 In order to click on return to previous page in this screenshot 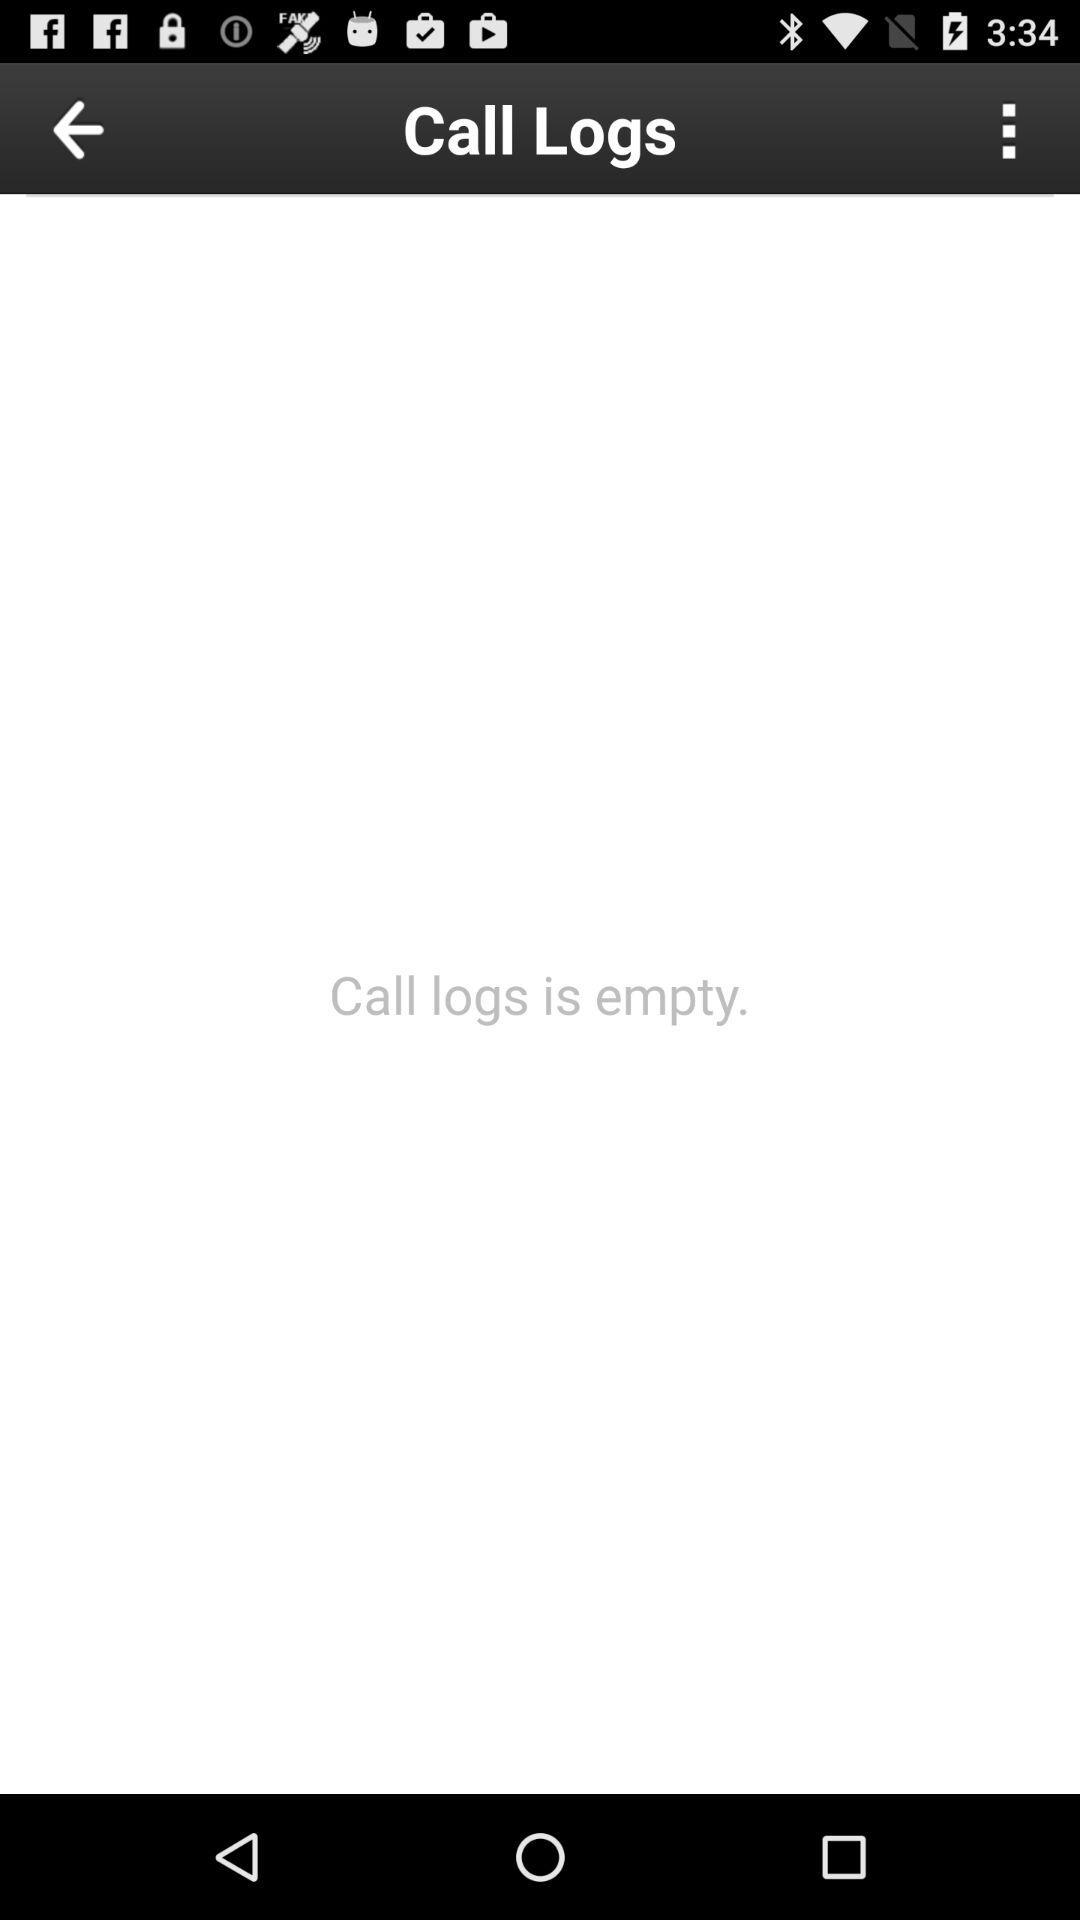, I will do `click(124, 127)`.